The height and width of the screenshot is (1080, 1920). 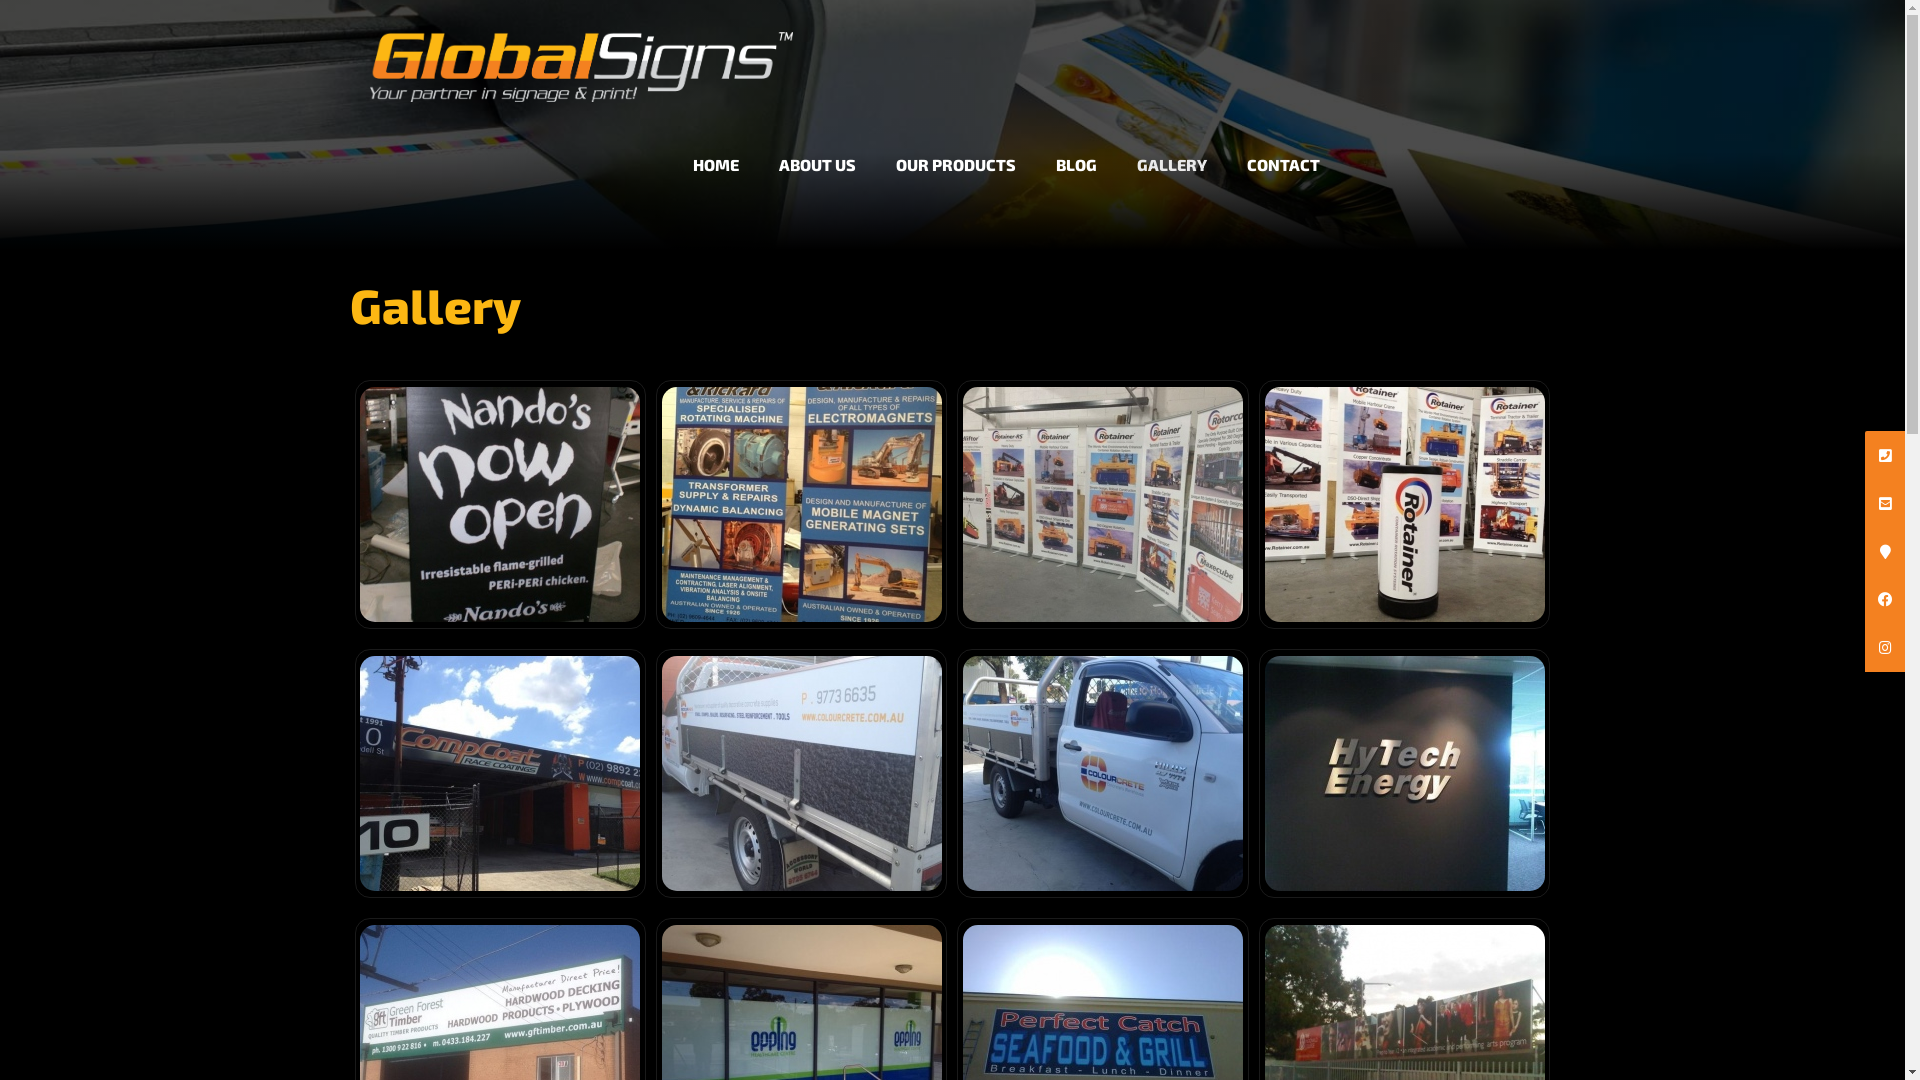 I want to click on 'Global Signs', so click(x=580, y=49).